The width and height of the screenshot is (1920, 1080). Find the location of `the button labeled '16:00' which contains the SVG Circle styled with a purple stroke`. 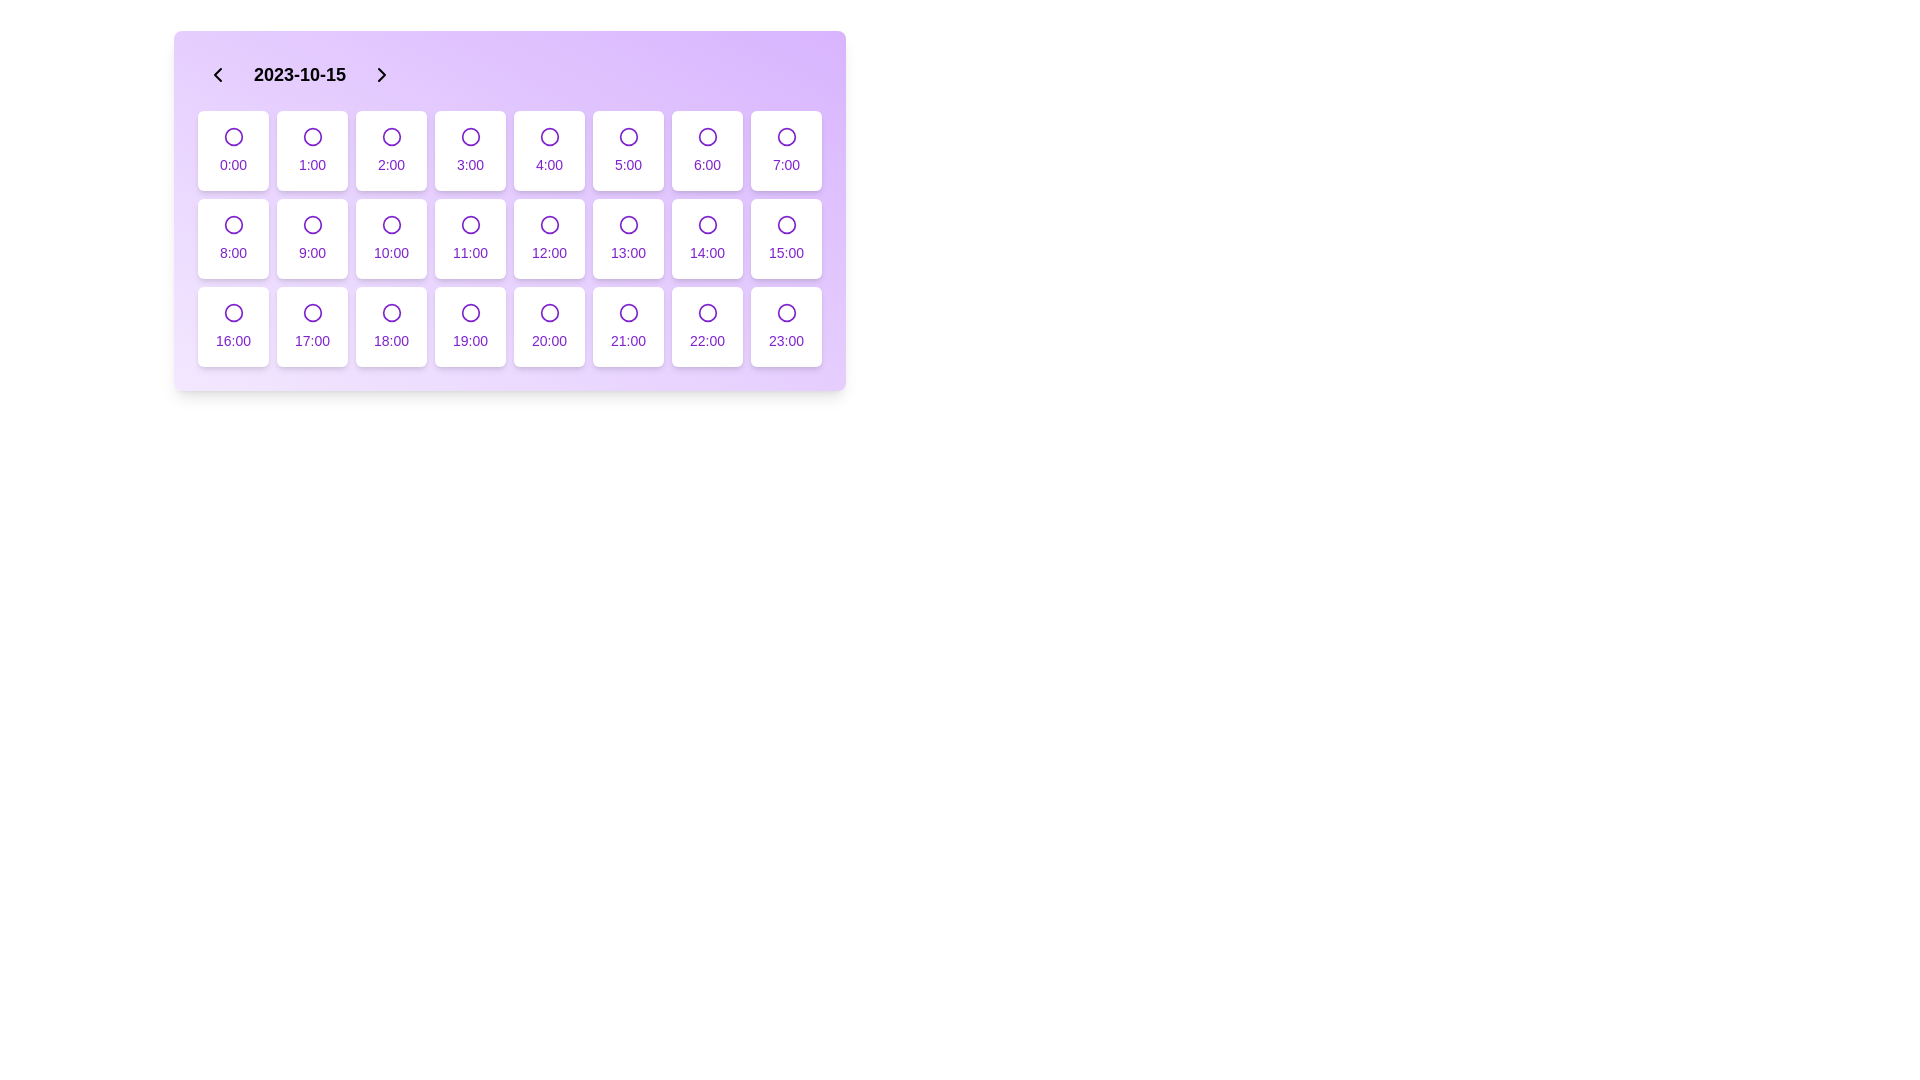

the button labeled '16:00' which contains the SVG Circle styled with a purple stroke is located at coordinates (233, 312).